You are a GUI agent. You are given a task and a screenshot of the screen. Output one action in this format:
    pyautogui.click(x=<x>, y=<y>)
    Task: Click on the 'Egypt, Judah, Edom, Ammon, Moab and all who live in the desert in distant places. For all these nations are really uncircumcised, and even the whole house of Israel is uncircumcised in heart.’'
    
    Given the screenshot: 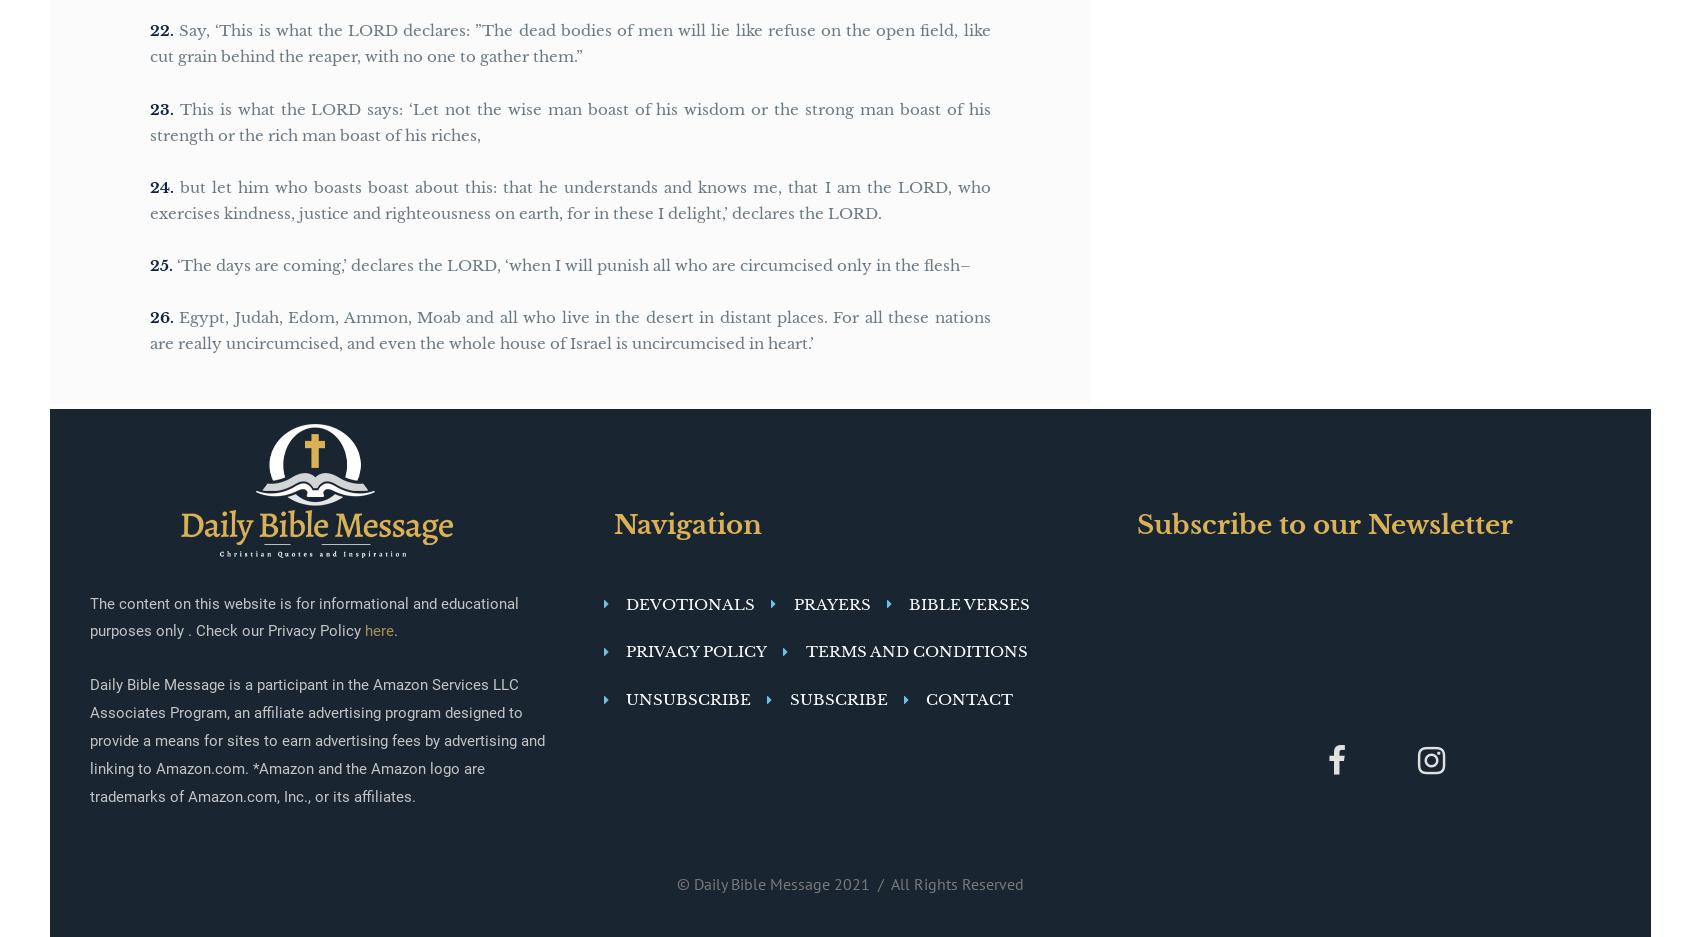 What is the action you would take?
    pyautogui.click(x=570, y=330)
    